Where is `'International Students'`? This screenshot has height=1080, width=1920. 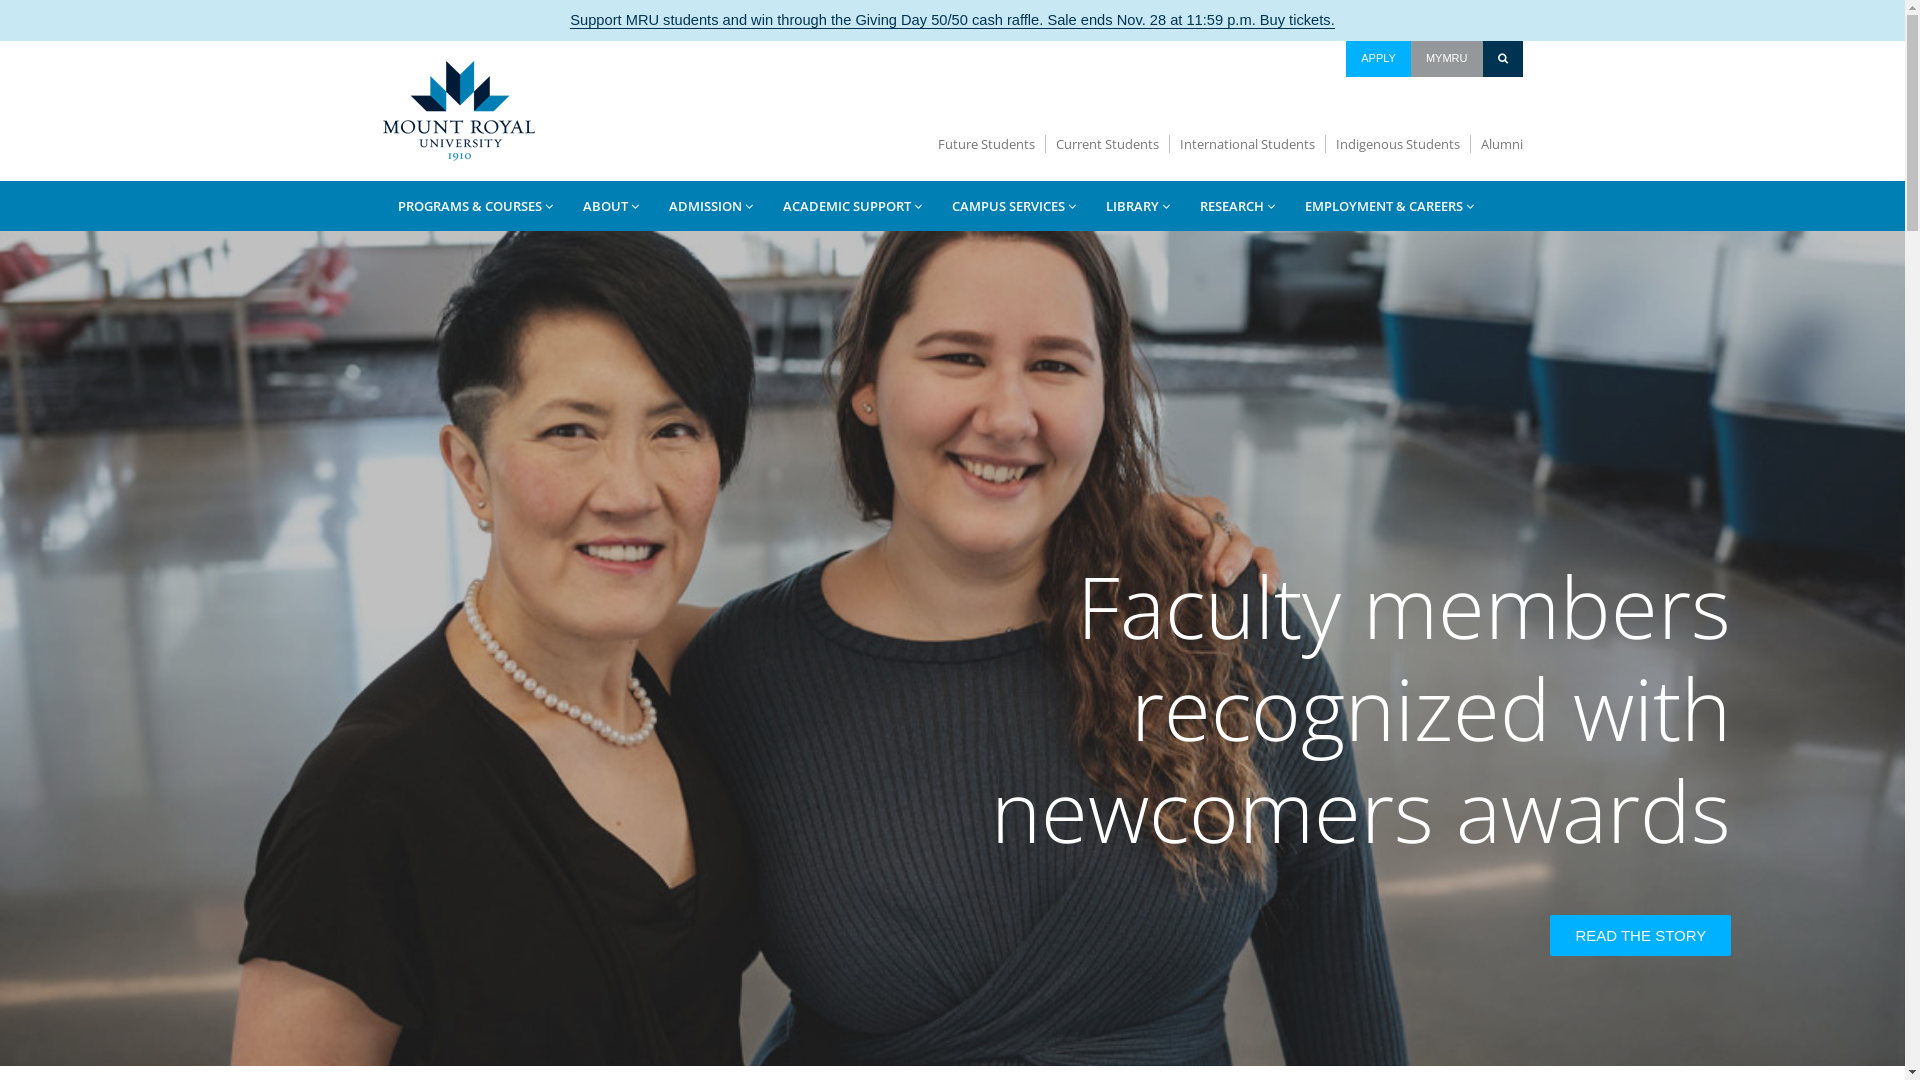 'International Students' is located at coordinates (1247, 143).